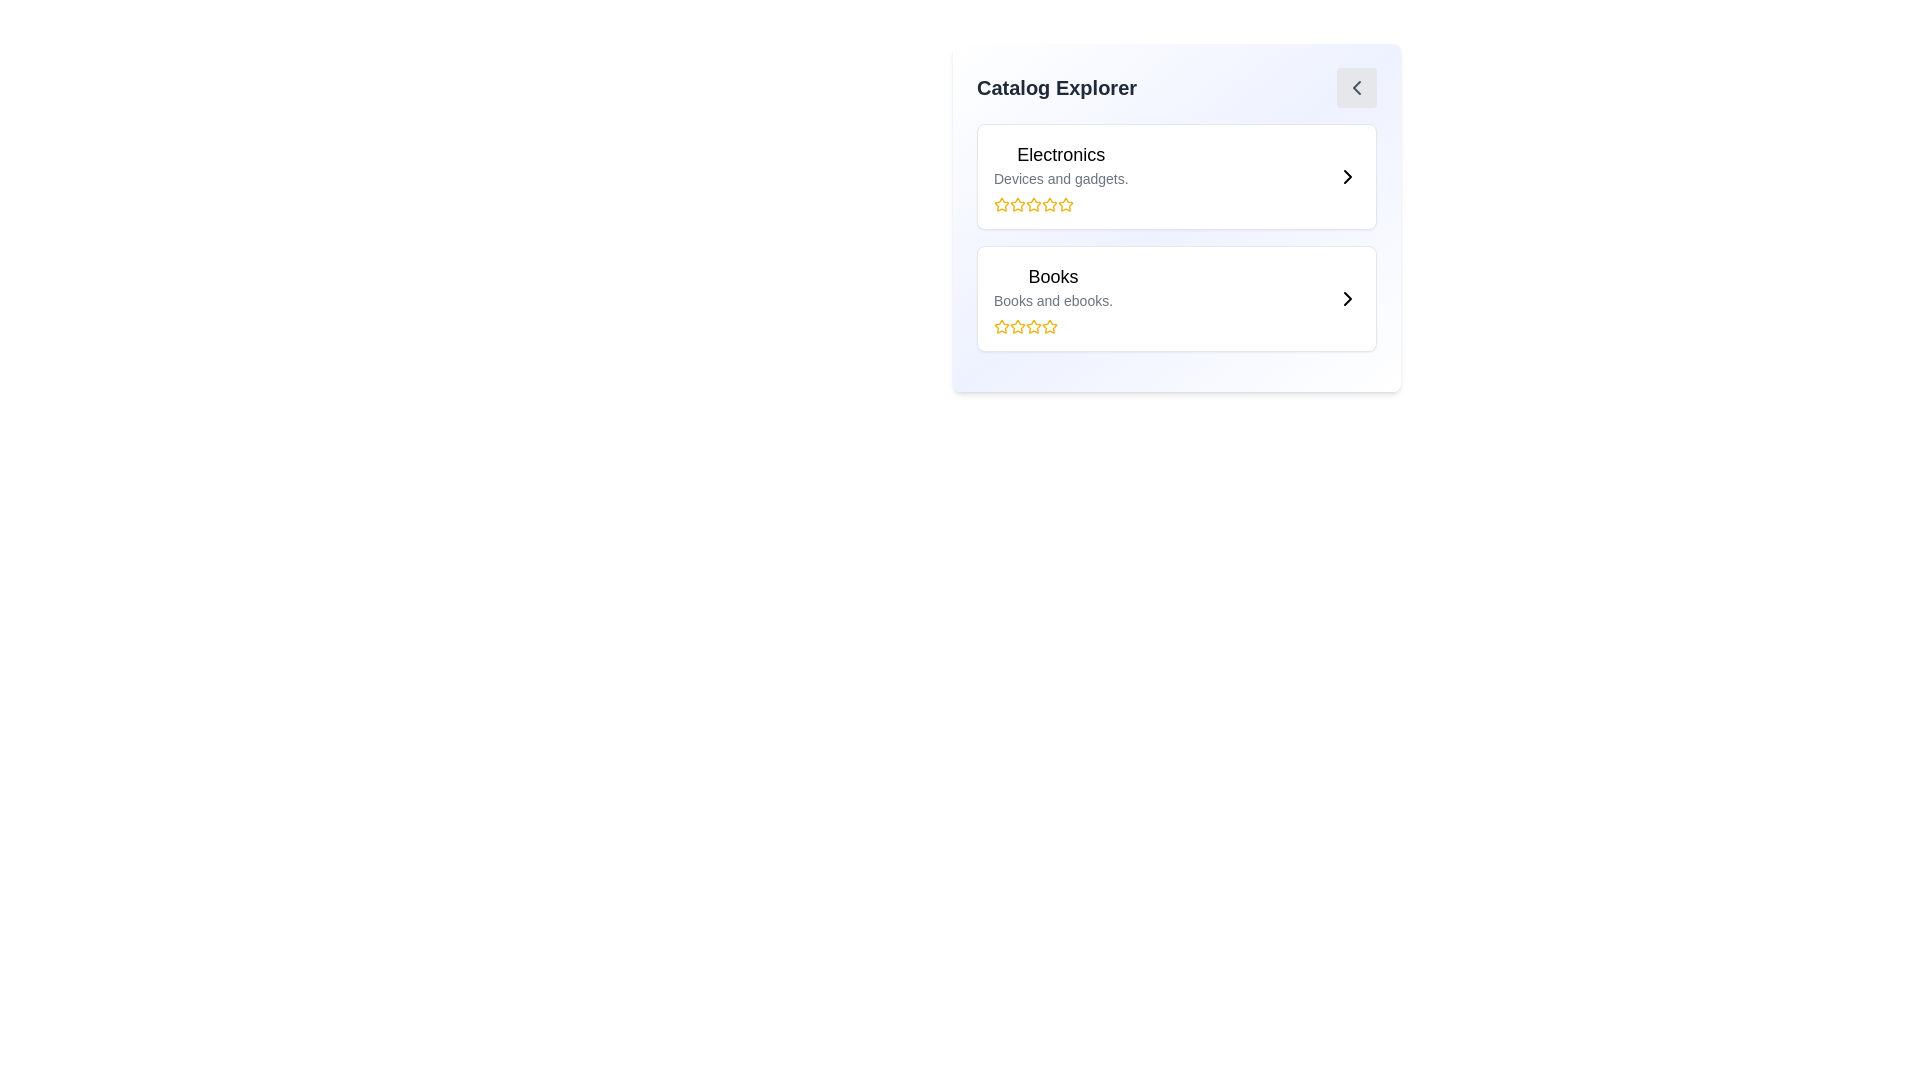 Image resolution: width=1920 pixels, height=1080 pixels. Describe the element at coordinates (1033, 326) in the screenshot. I see `the fourth star icon in the rating system under the 'Books' section to rate it` at that location.